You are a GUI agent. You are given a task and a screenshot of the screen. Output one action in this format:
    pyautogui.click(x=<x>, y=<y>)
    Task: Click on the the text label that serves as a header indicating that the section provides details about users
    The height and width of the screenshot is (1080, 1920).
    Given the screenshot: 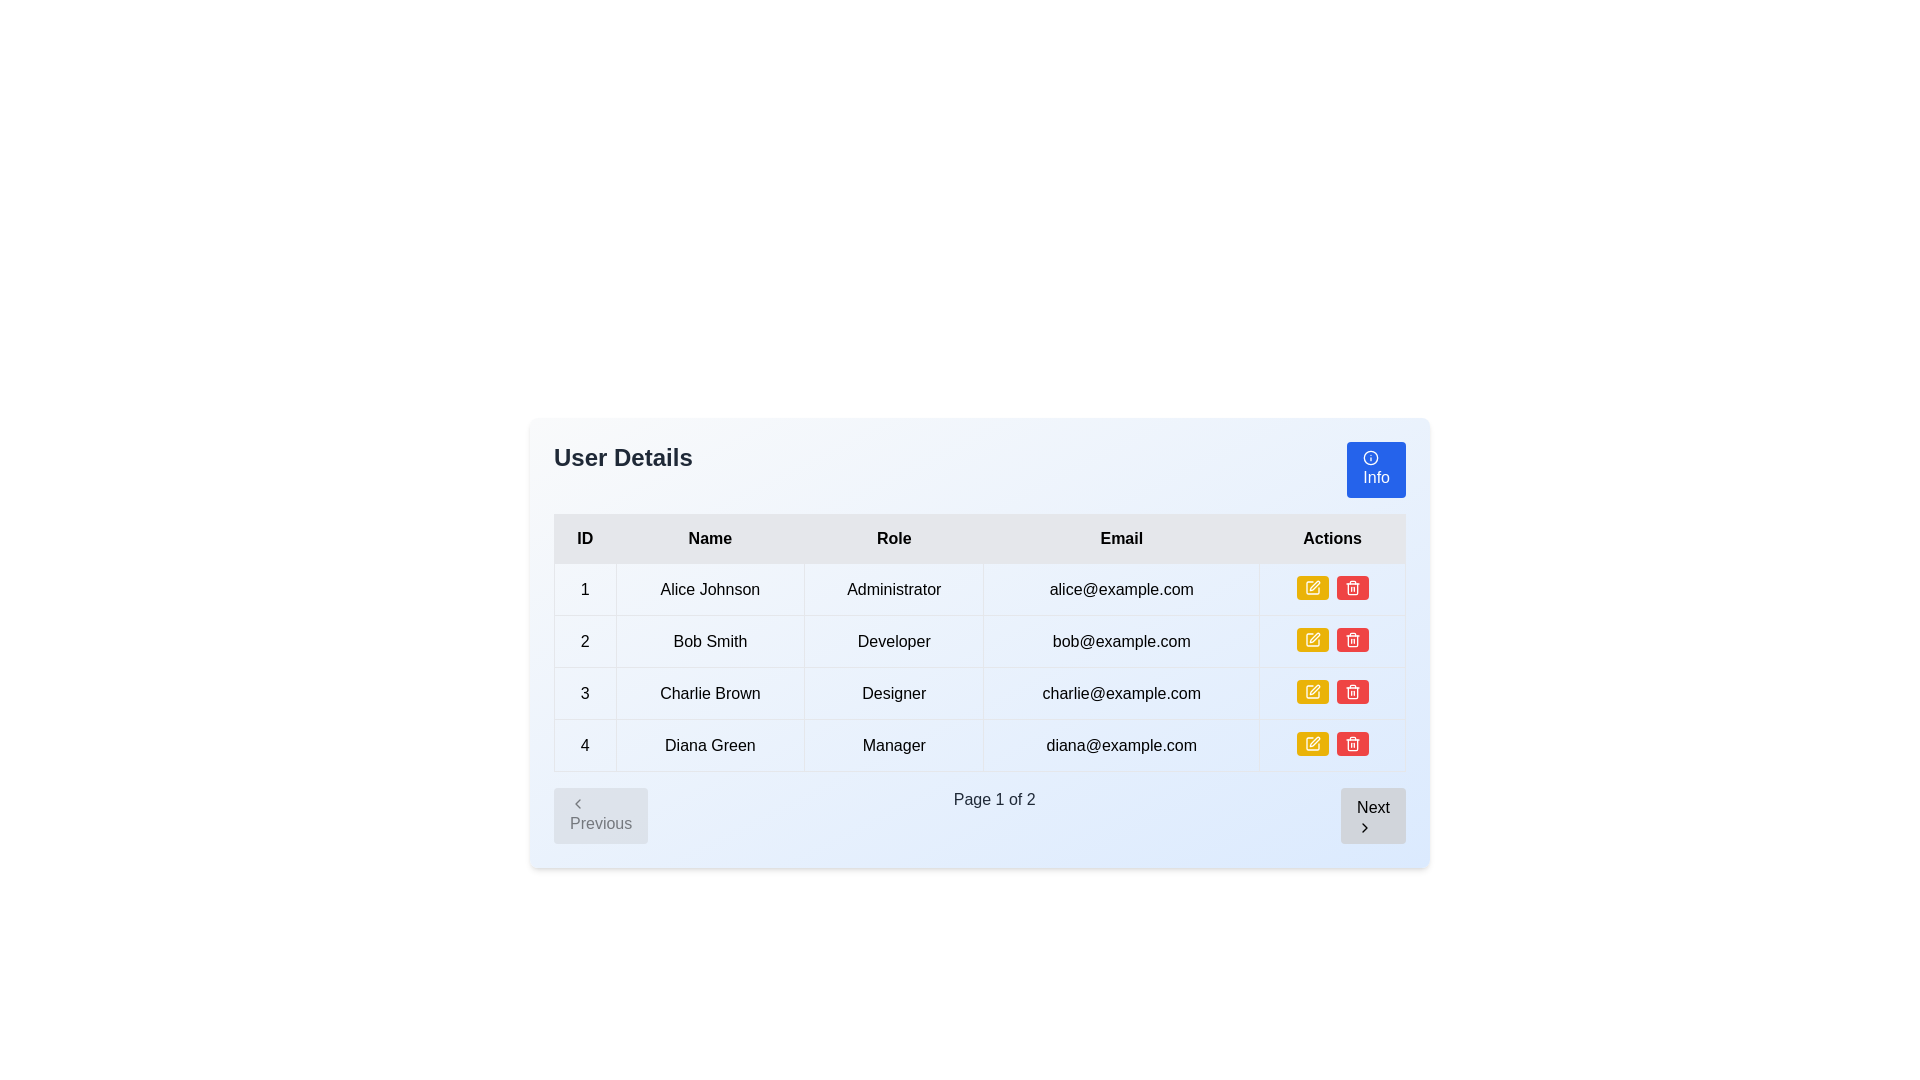 What is the action you would take?
    pyautogui.click(x=622, y=470)
    